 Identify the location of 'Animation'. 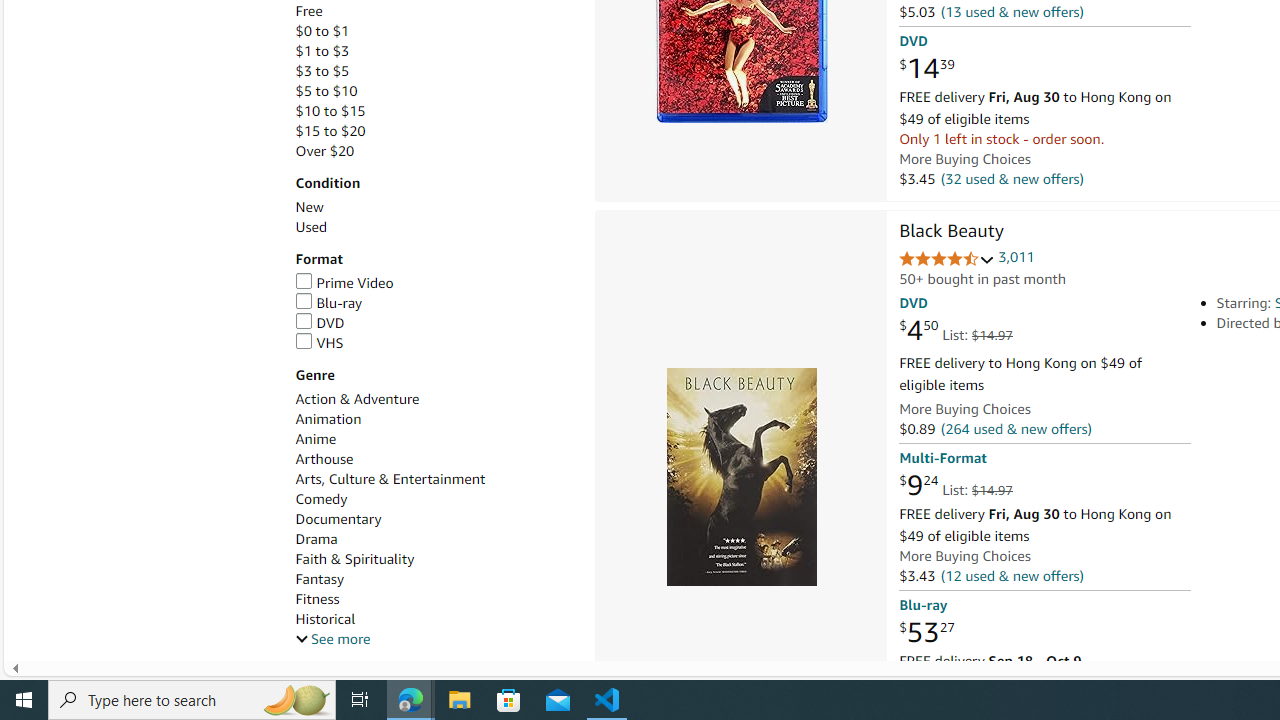
(433, 418).